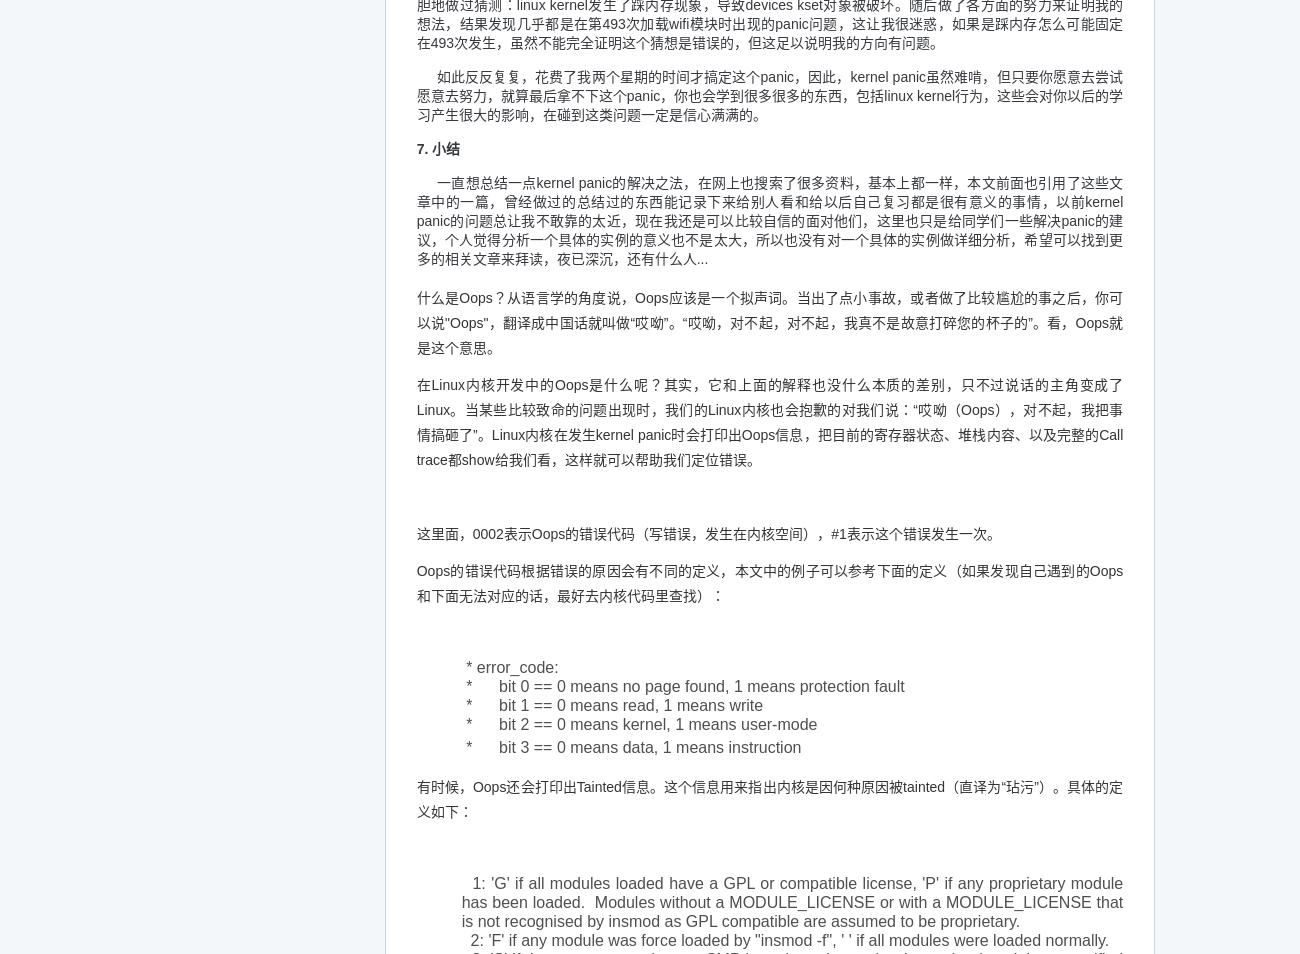 This screenshot has width=1300, height=954. I want to click on '7. 小结', so click(436, 148).